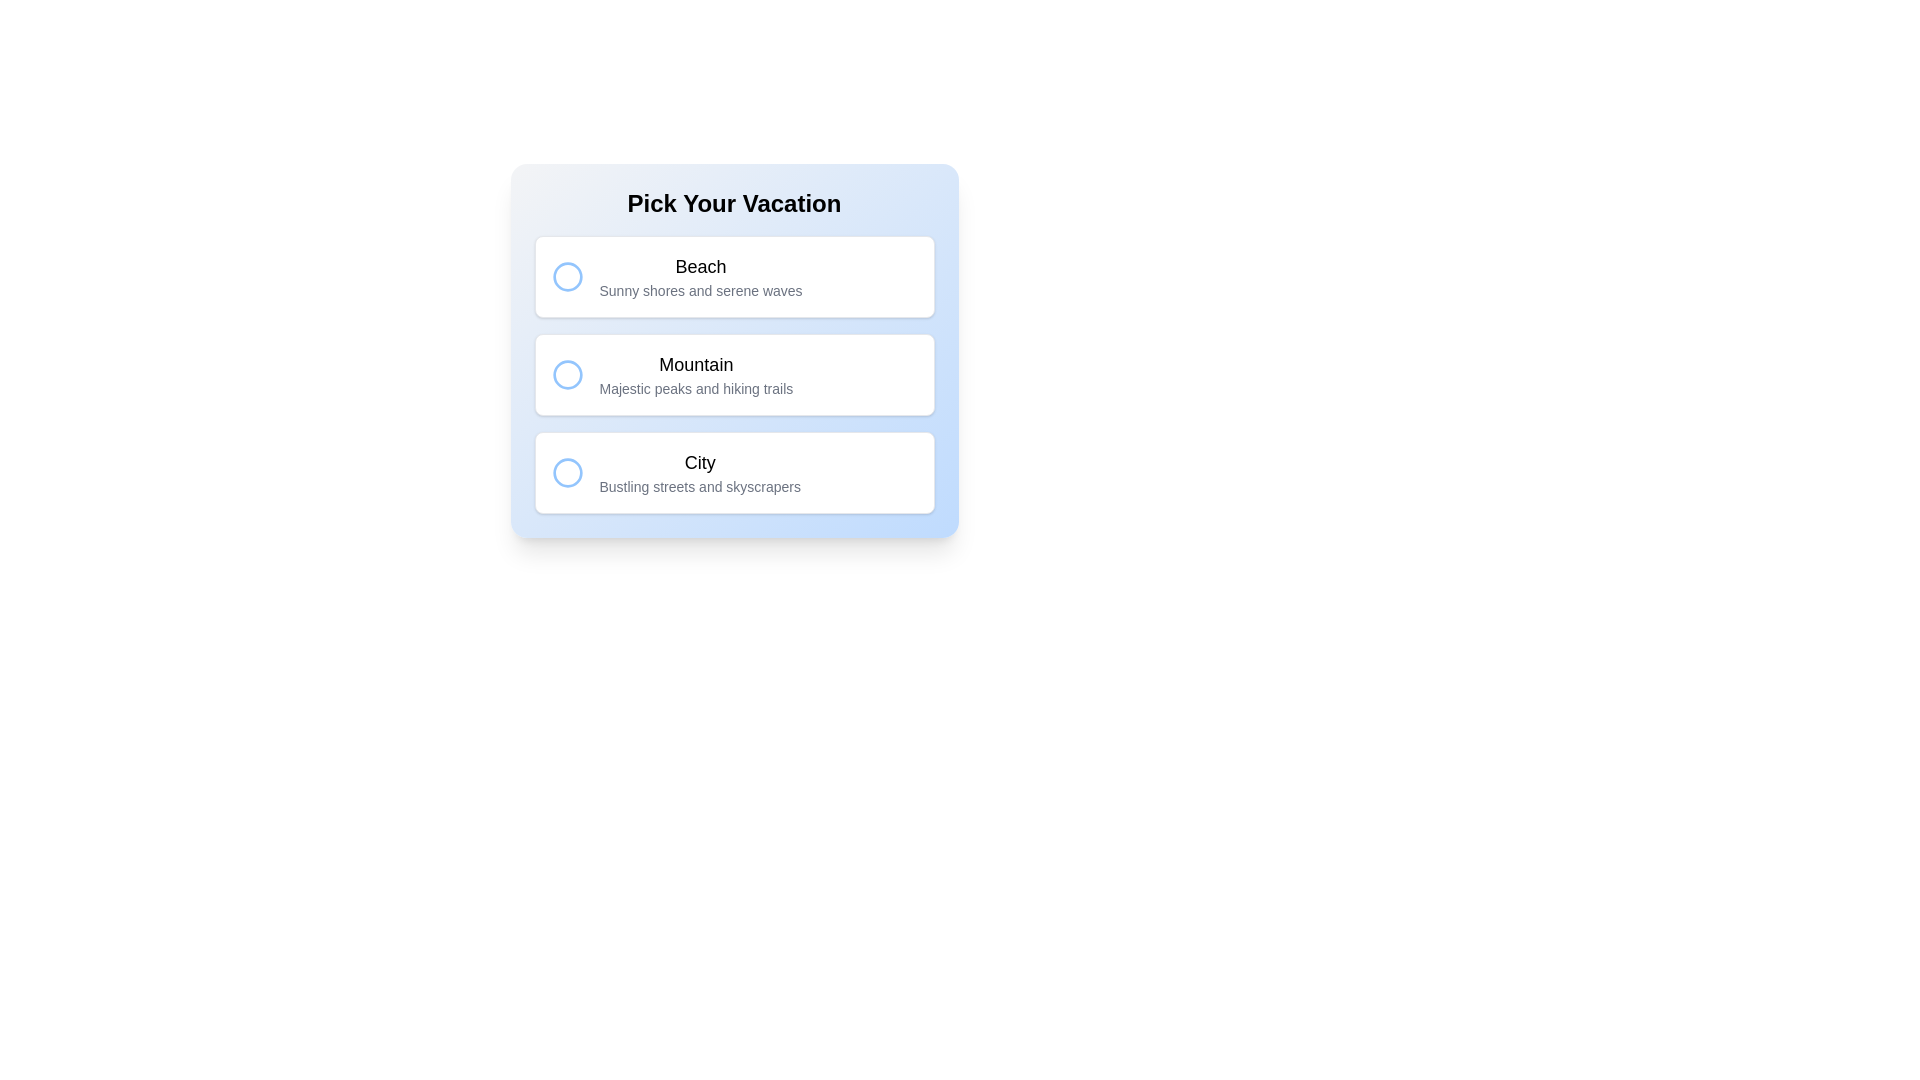 The image size is (1920, 1080). Describe the element at coordinates (700, 486) in the screenshot. I see `text label that displays 'Bustling streets and skyscrapers', positioned below the 'City' label` at that location.